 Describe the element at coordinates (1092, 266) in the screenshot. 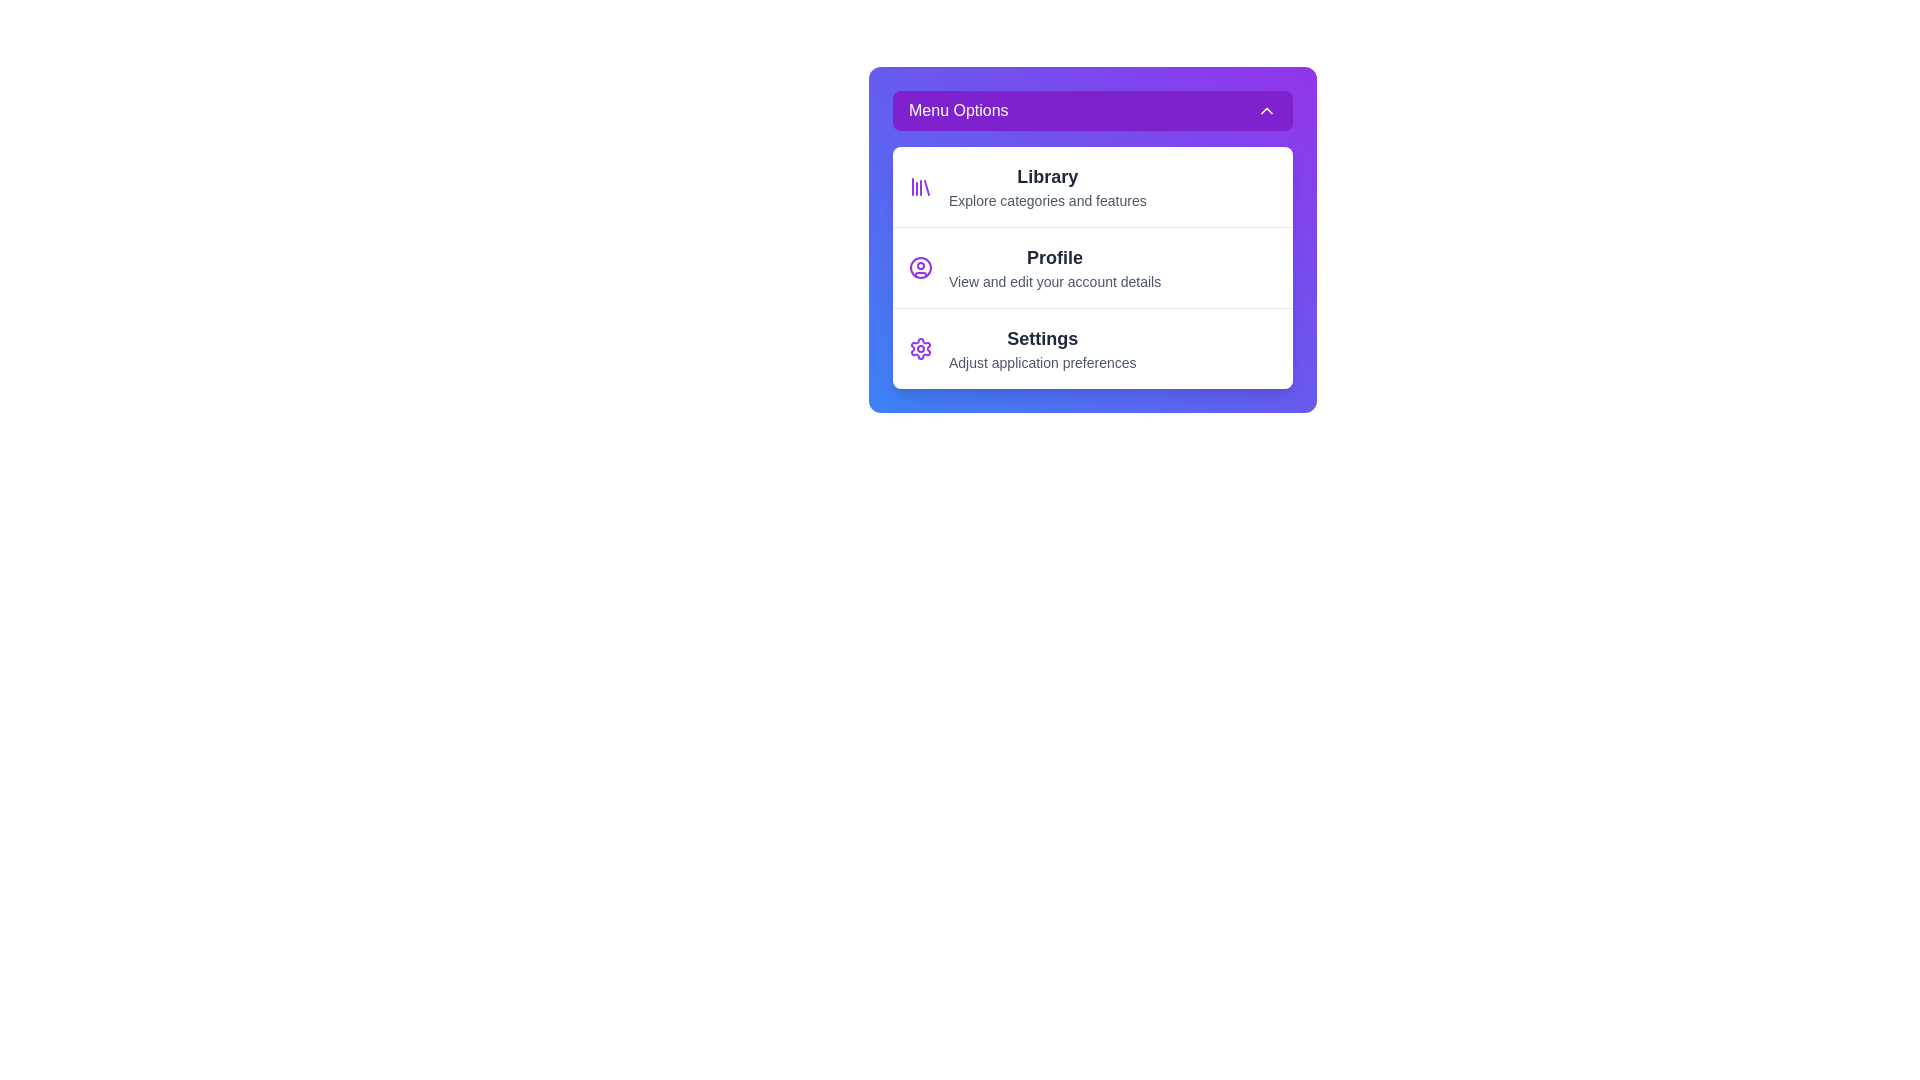

I see `the second interactive list item in the navigation menu, which leads to the profile page` at that location.